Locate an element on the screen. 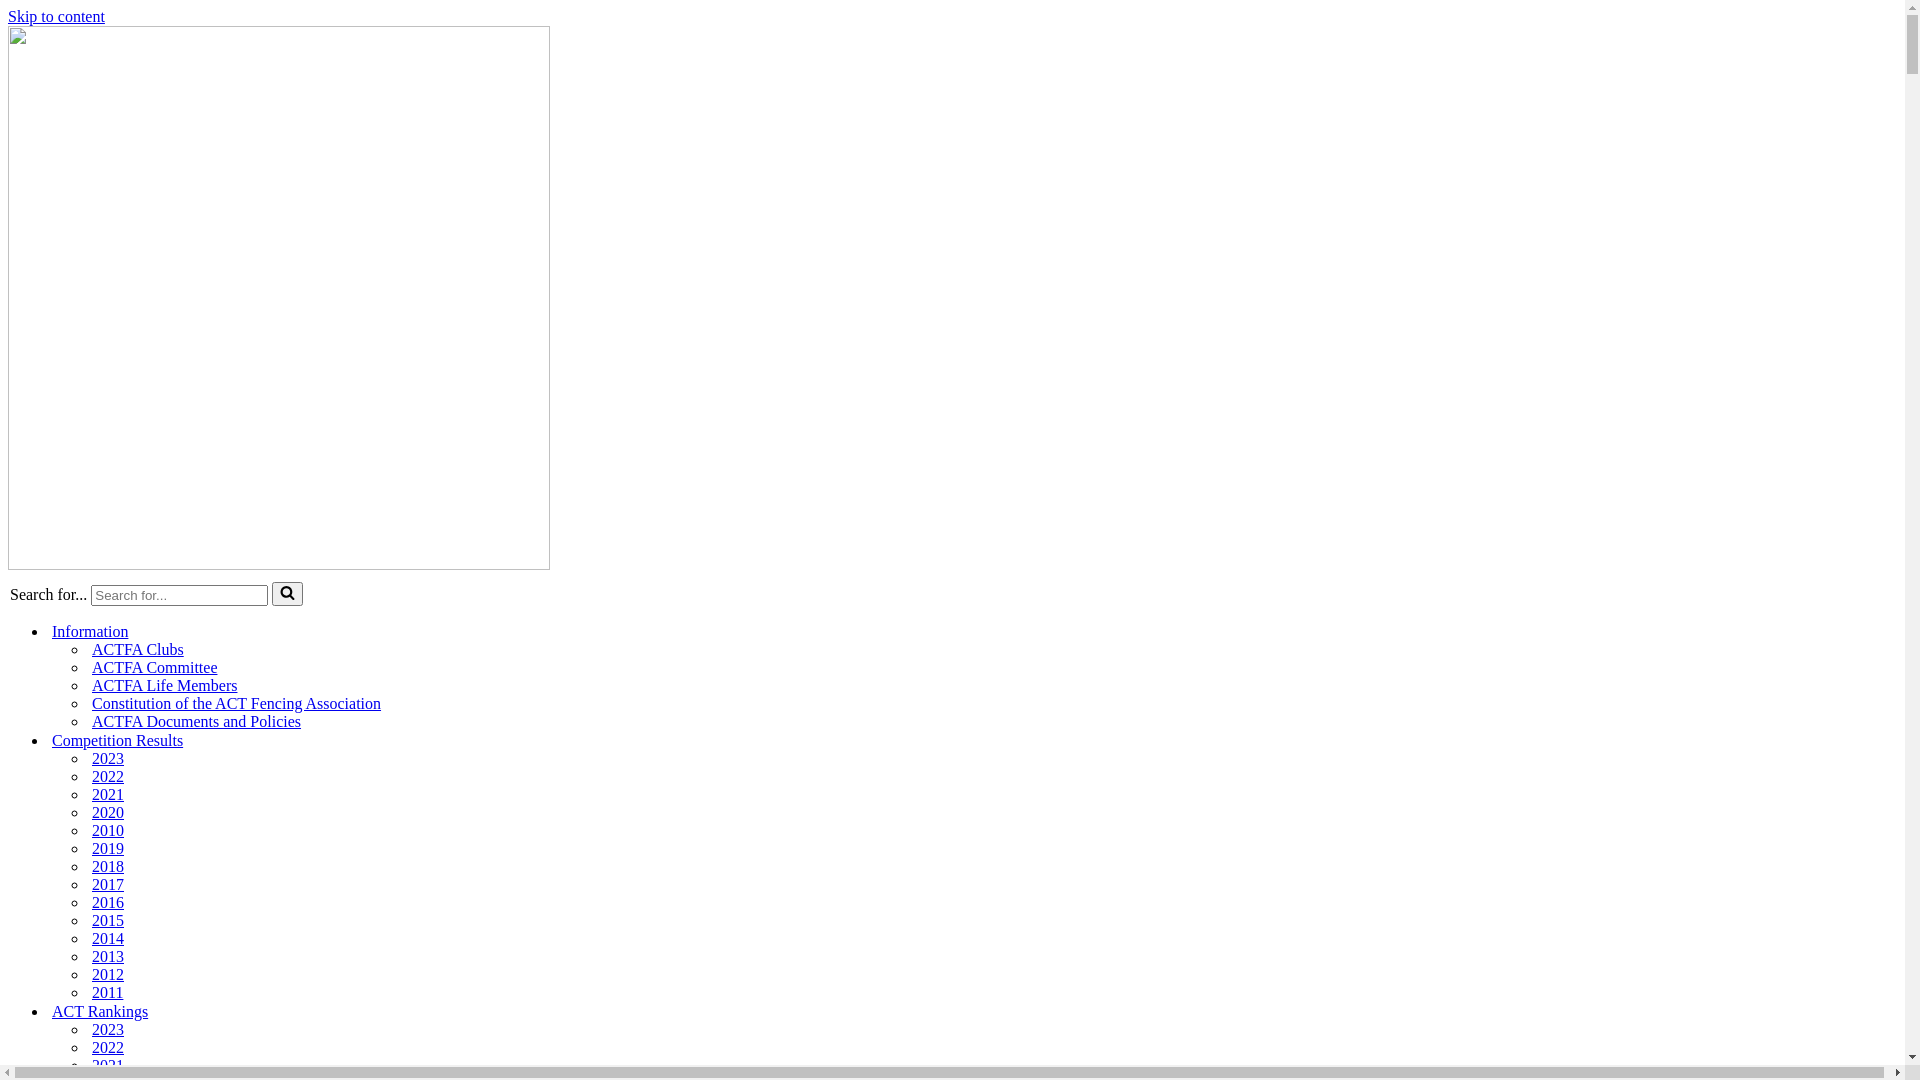  '2012' is located at coordinates (107, 974).